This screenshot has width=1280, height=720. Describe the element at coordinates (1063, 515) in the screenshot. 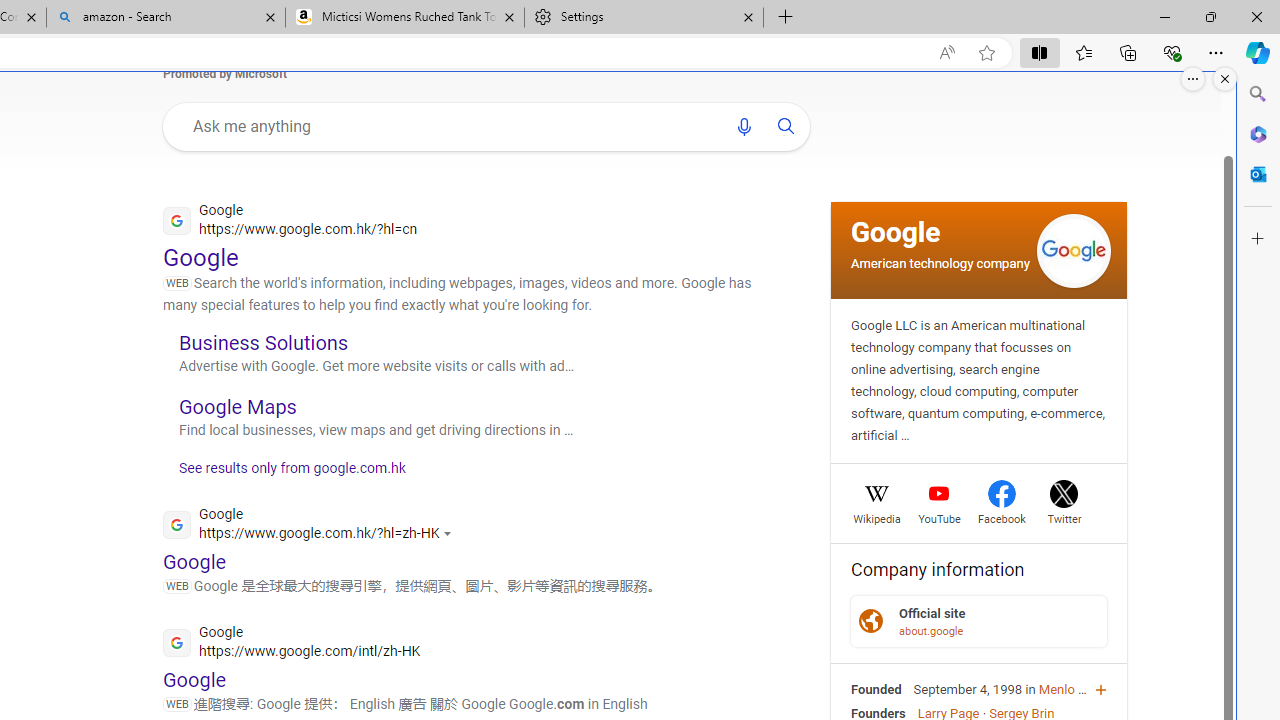

I see `'Twitter'` at that location.